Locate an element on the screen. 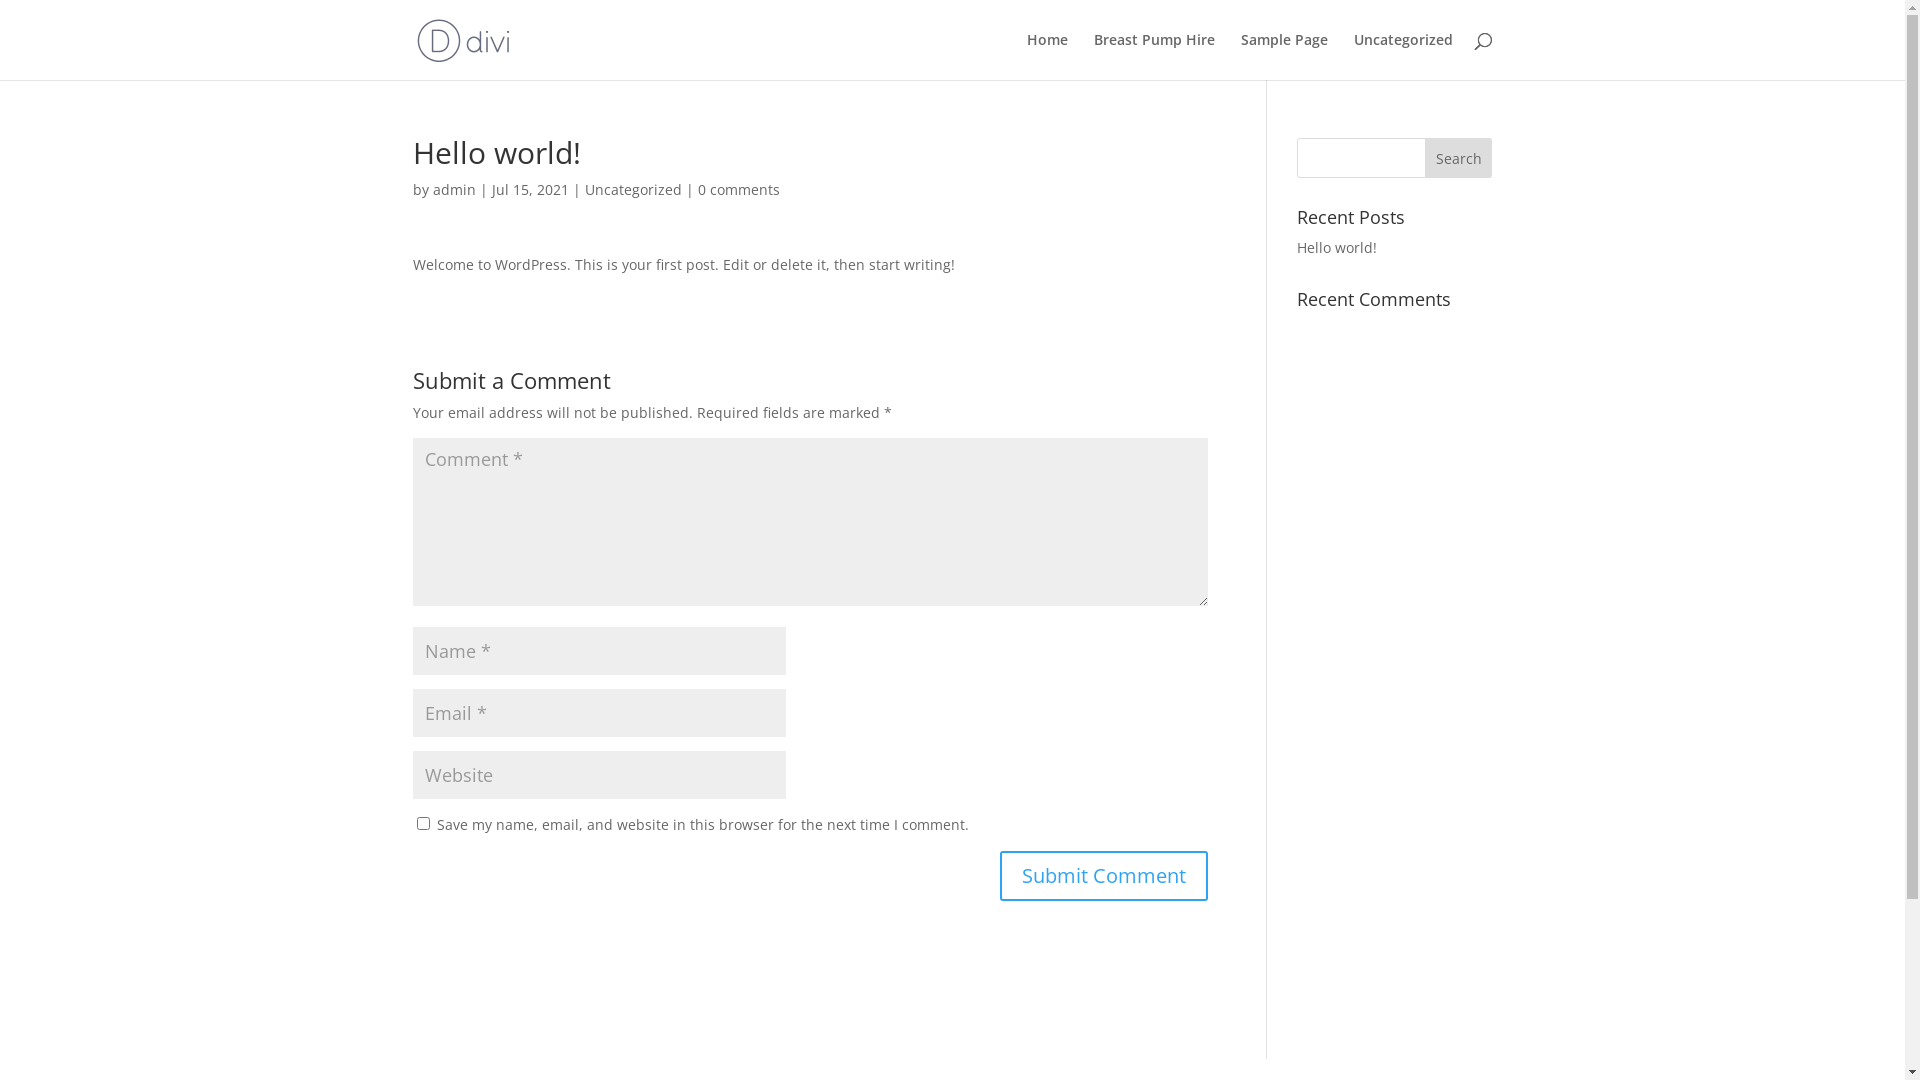 Image resolution: width=1920 pixels, height=1080 pixels. '0 comments' is located at coordinates (738, 189).